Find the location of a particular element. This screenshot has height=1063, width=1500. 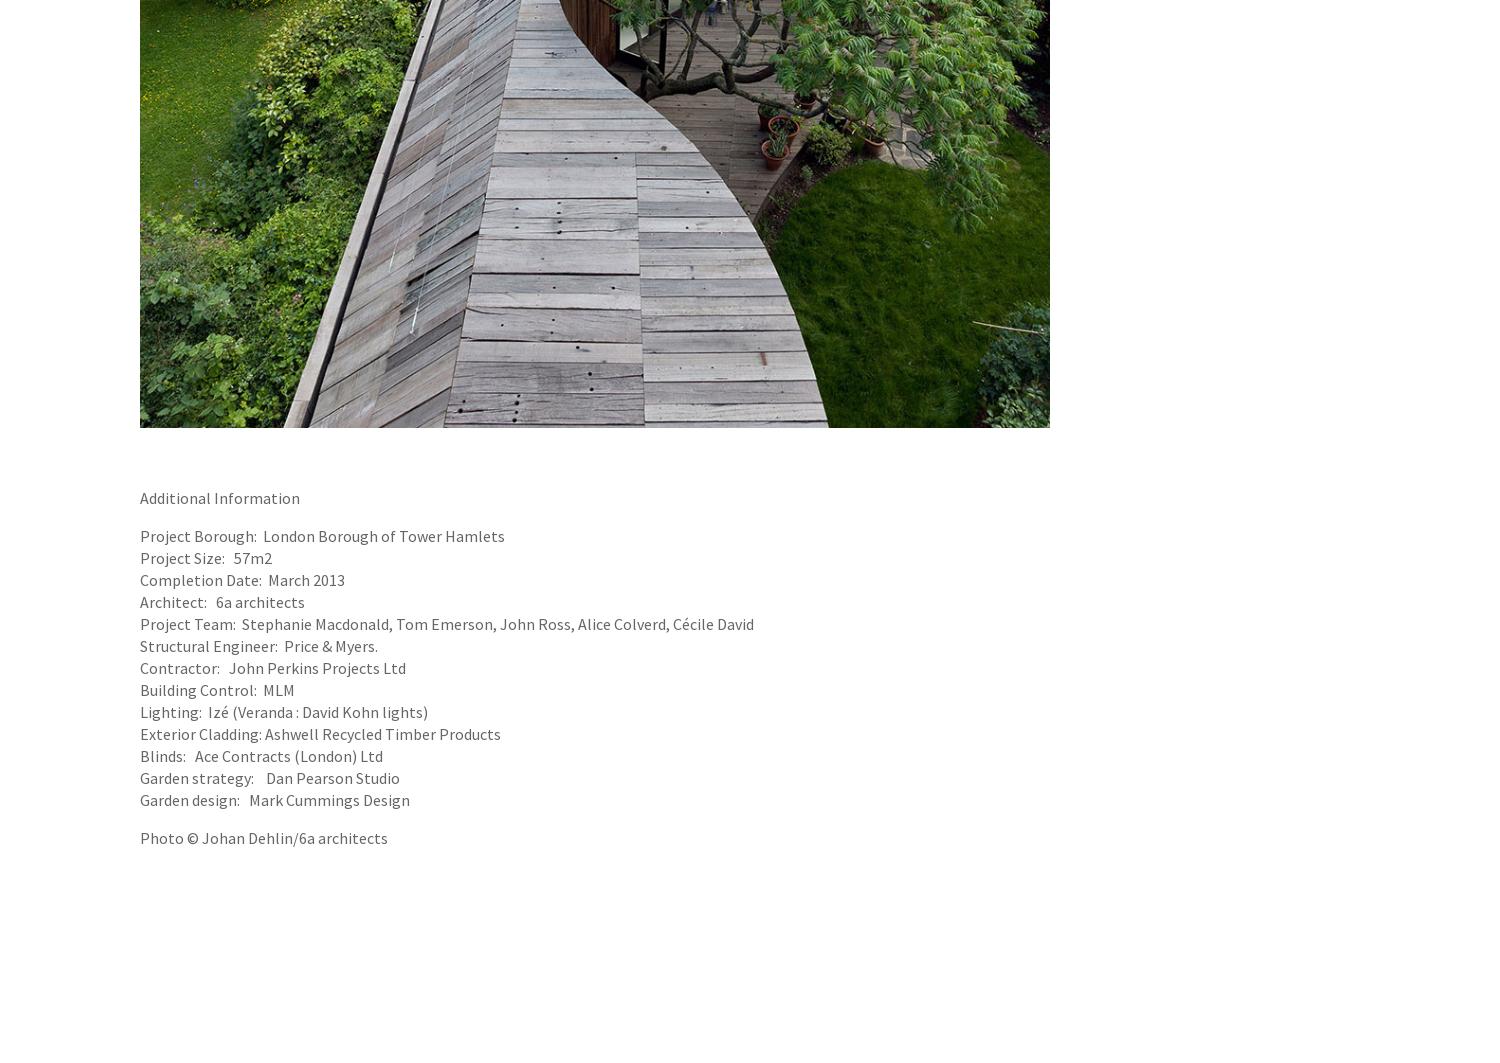

'Exterior Cladding: Ashwell Recycled Timber Products' is located at coordinates (319, 733).